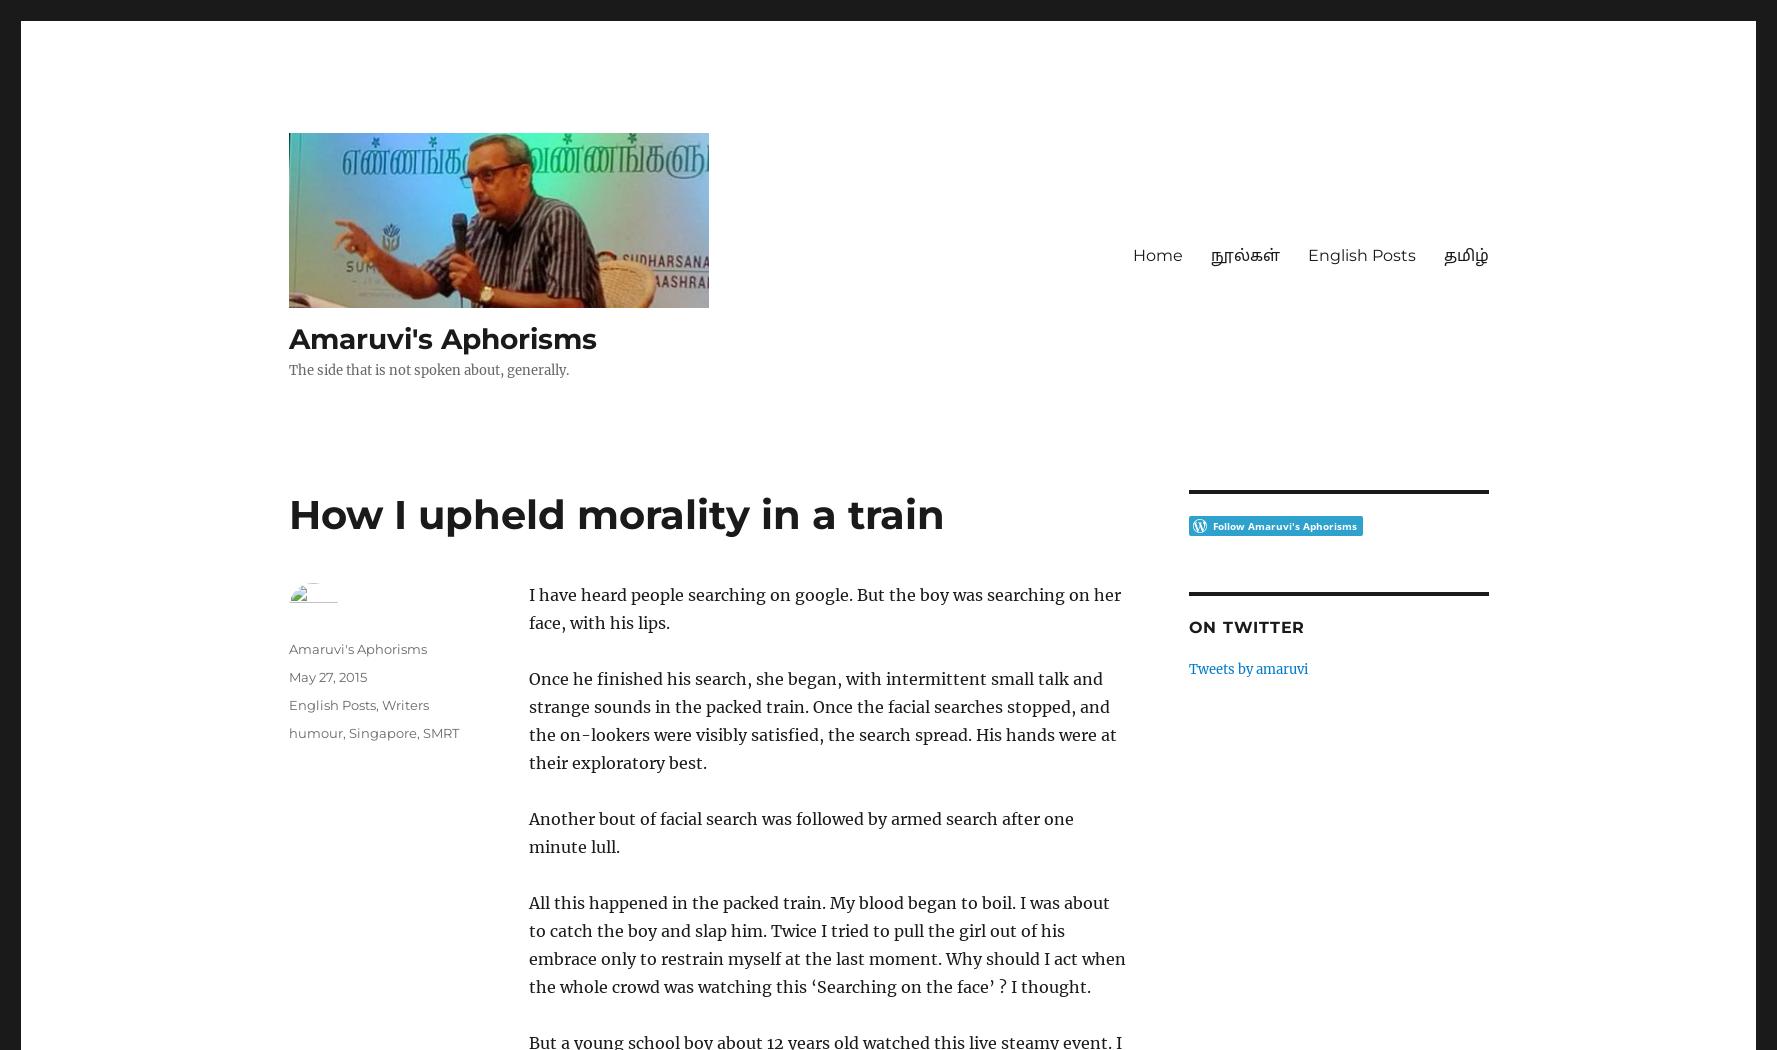  What do you see at coordinates (527, 832) in the screenshot?
I see `'Another bout of facial search was followed by armed search after one minute lull.'` at bounding box center [527, 832].